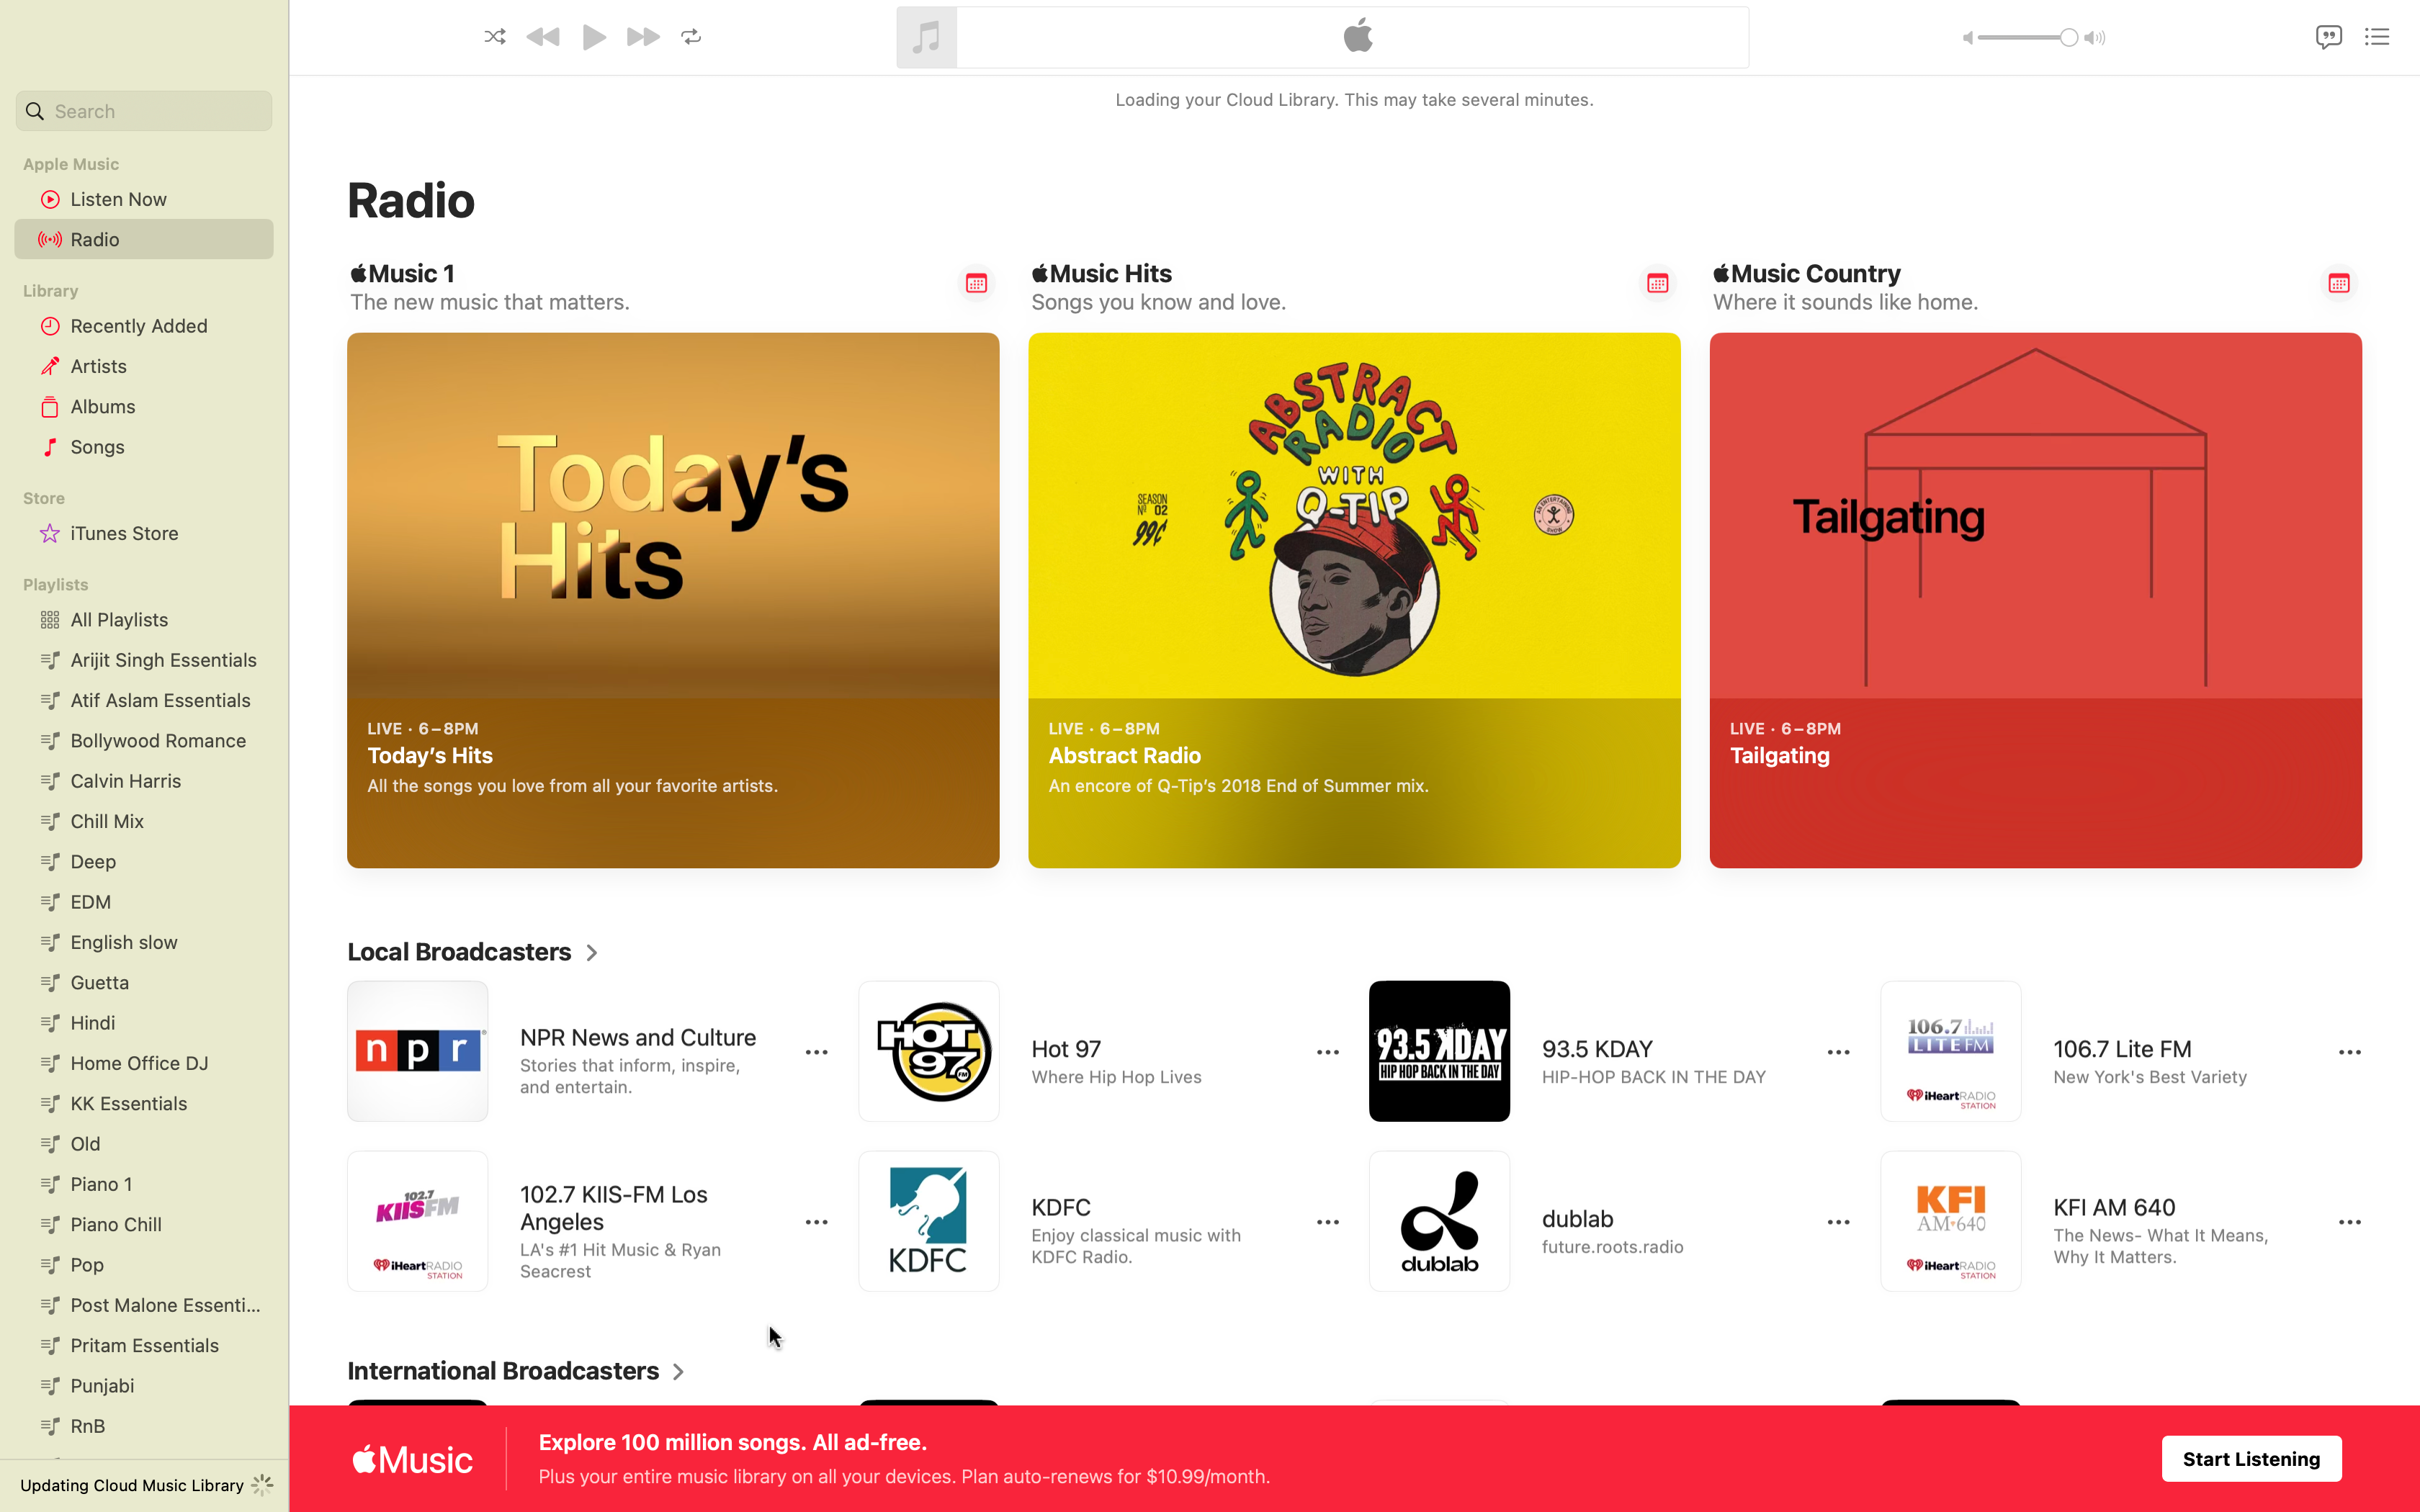 This screenshot has width=2420, height=1512. Describe the element at coordinates (566, 1223) in the screenshot. I see `Listen to 102.7 Los Angeles` at that location.